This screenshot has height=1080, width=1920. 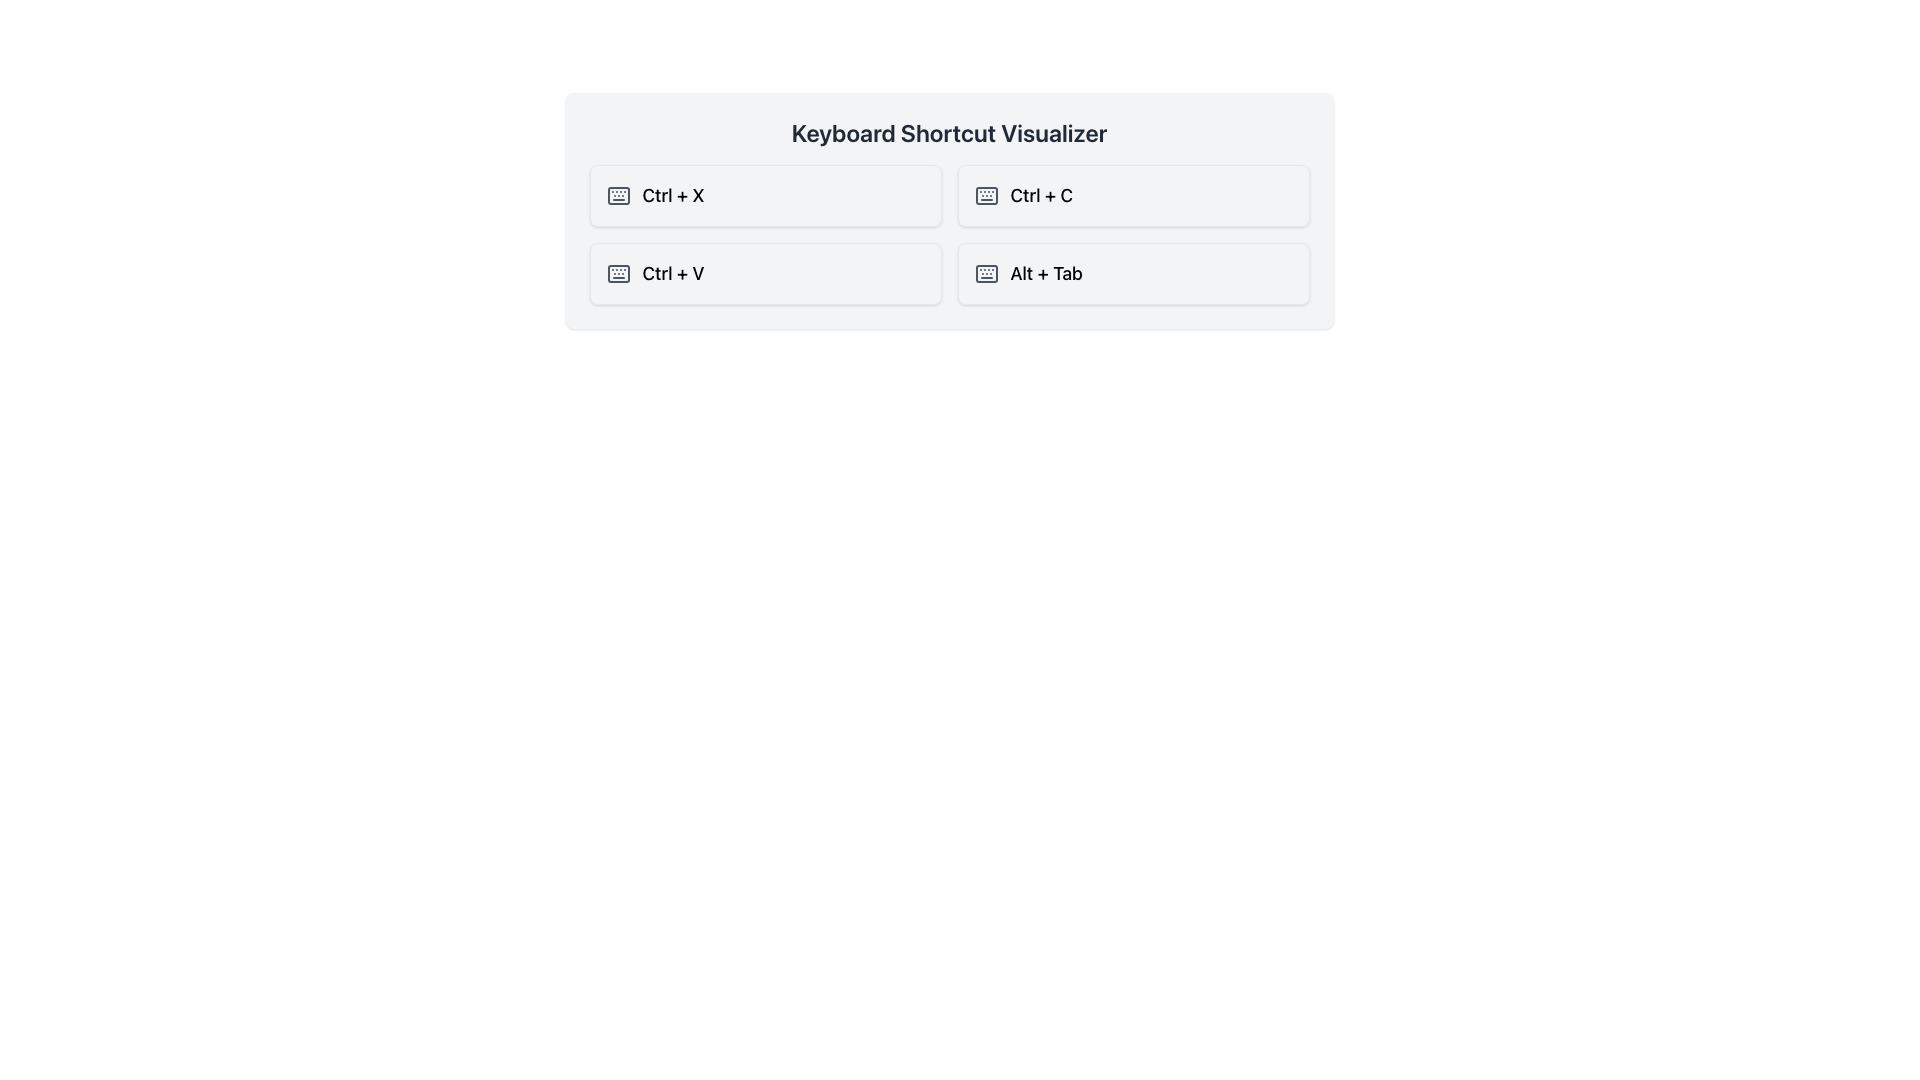 I want to click on the keyboard icon, which is styled with a gray color and located next to the text label 'Ctrl + X' in the 'Keyboard Shortcut Visualizer' grid, so click(x=617, y=196).